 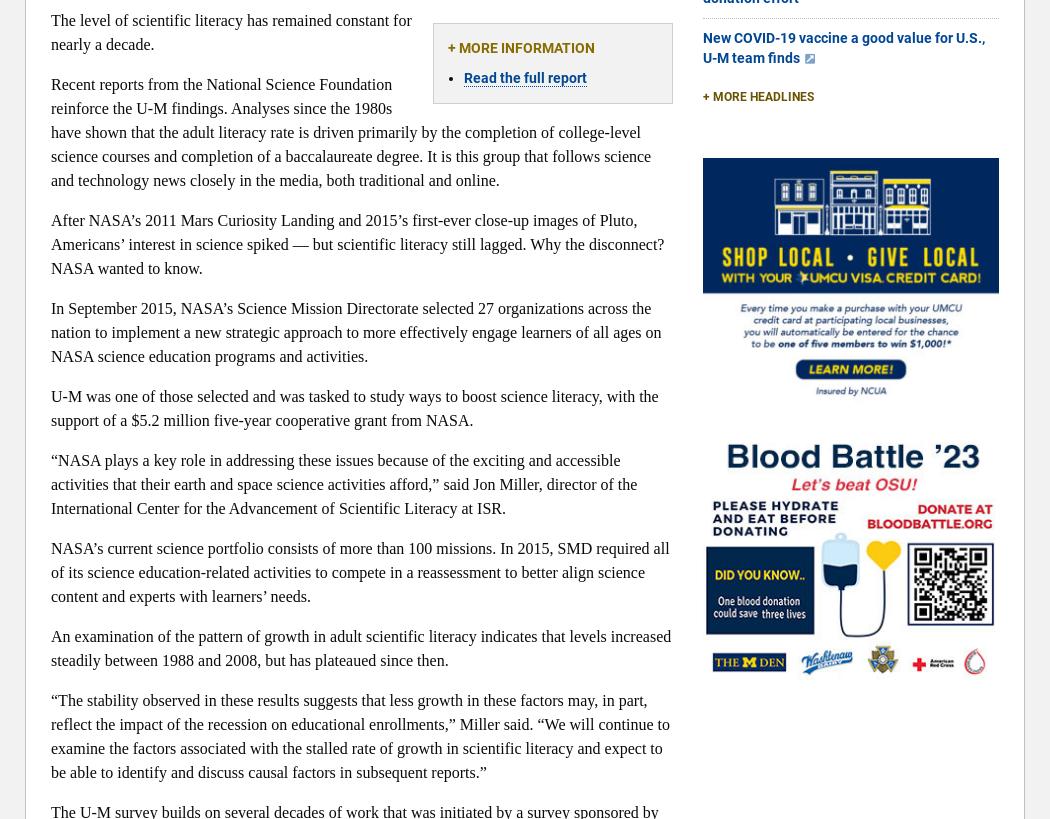 I want to click on '“The stability observed in these results suggests that less growth in these factors may, in part, reflect the impact of the recession on educational enrollments,” Miller said. “We will continue to examine the factors associated with the stalled rate of growth in scientific literacy and expect to be able to identify and discuss causal factors in subsequent reports.”', so click(x=359, y=735).